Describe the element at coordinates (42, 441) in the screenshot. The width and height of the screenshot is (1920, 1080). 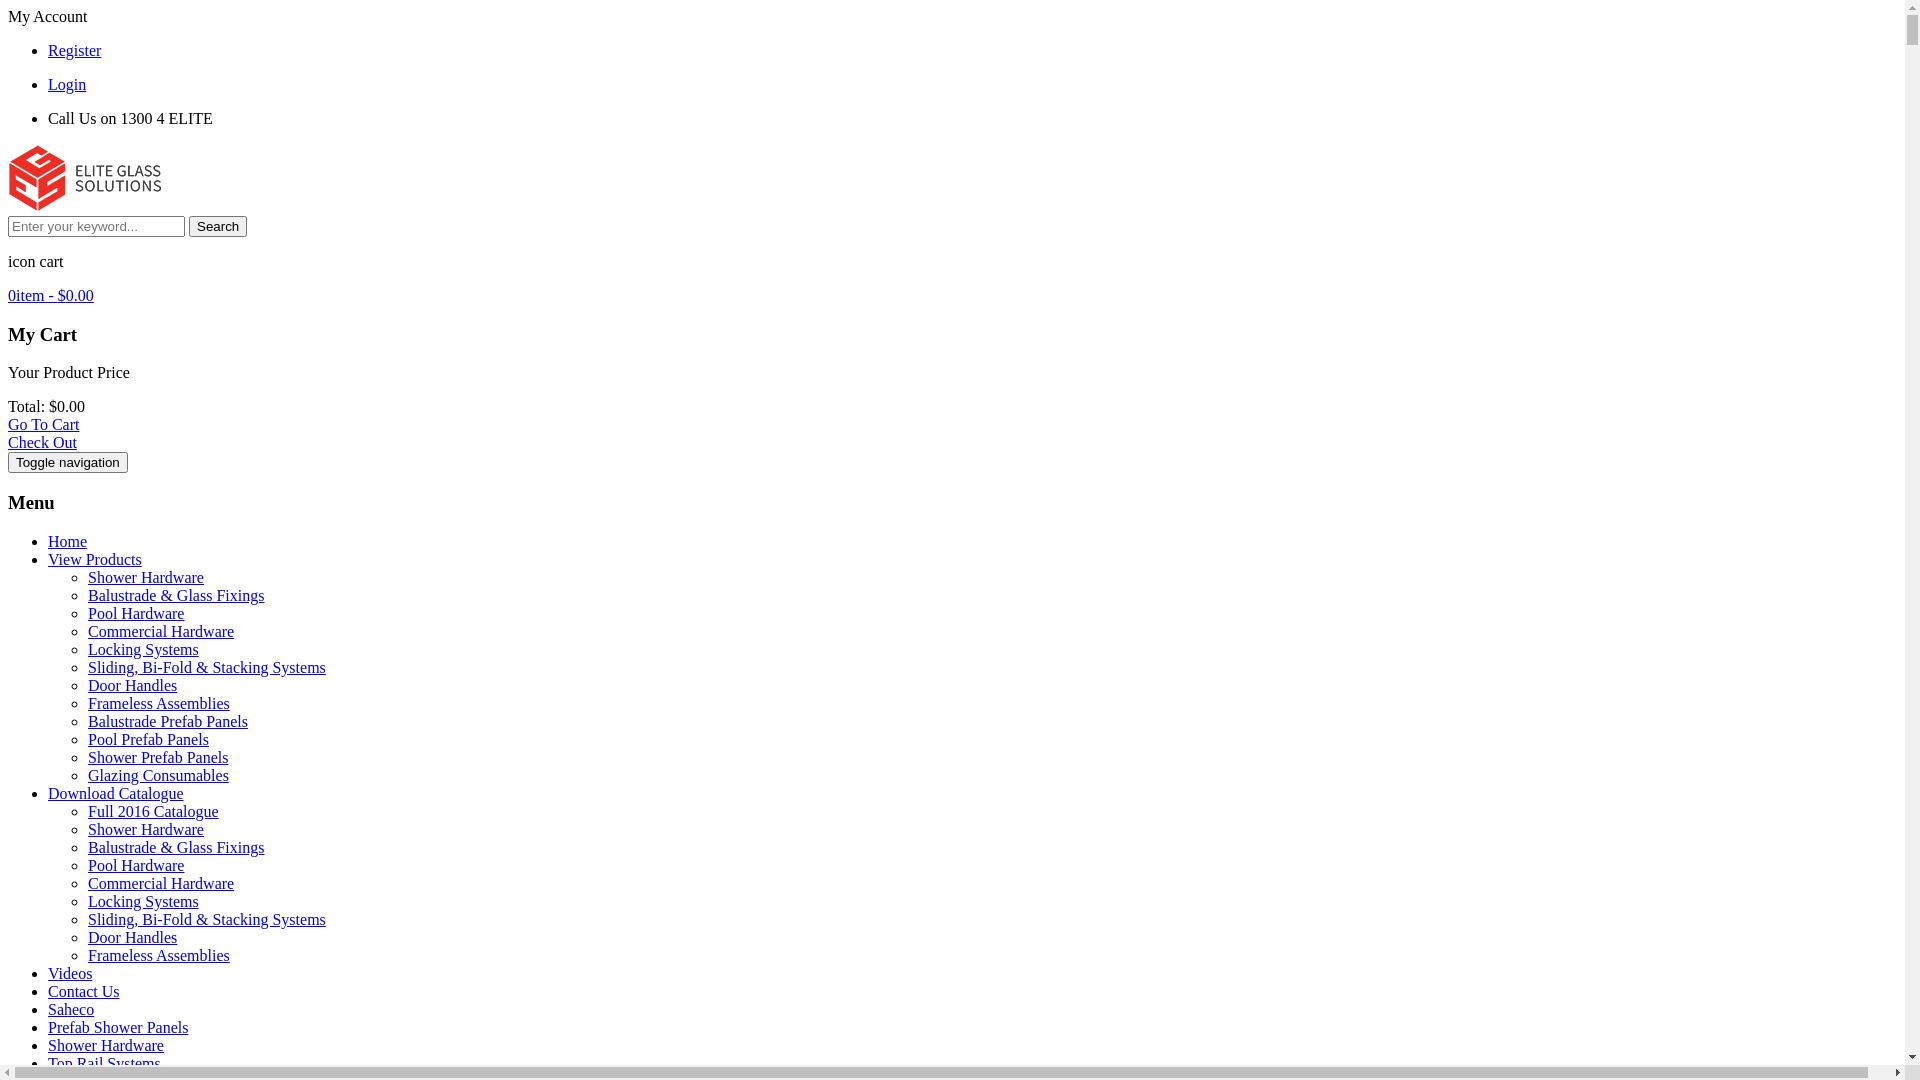
I see `'Check Out'` at that location.